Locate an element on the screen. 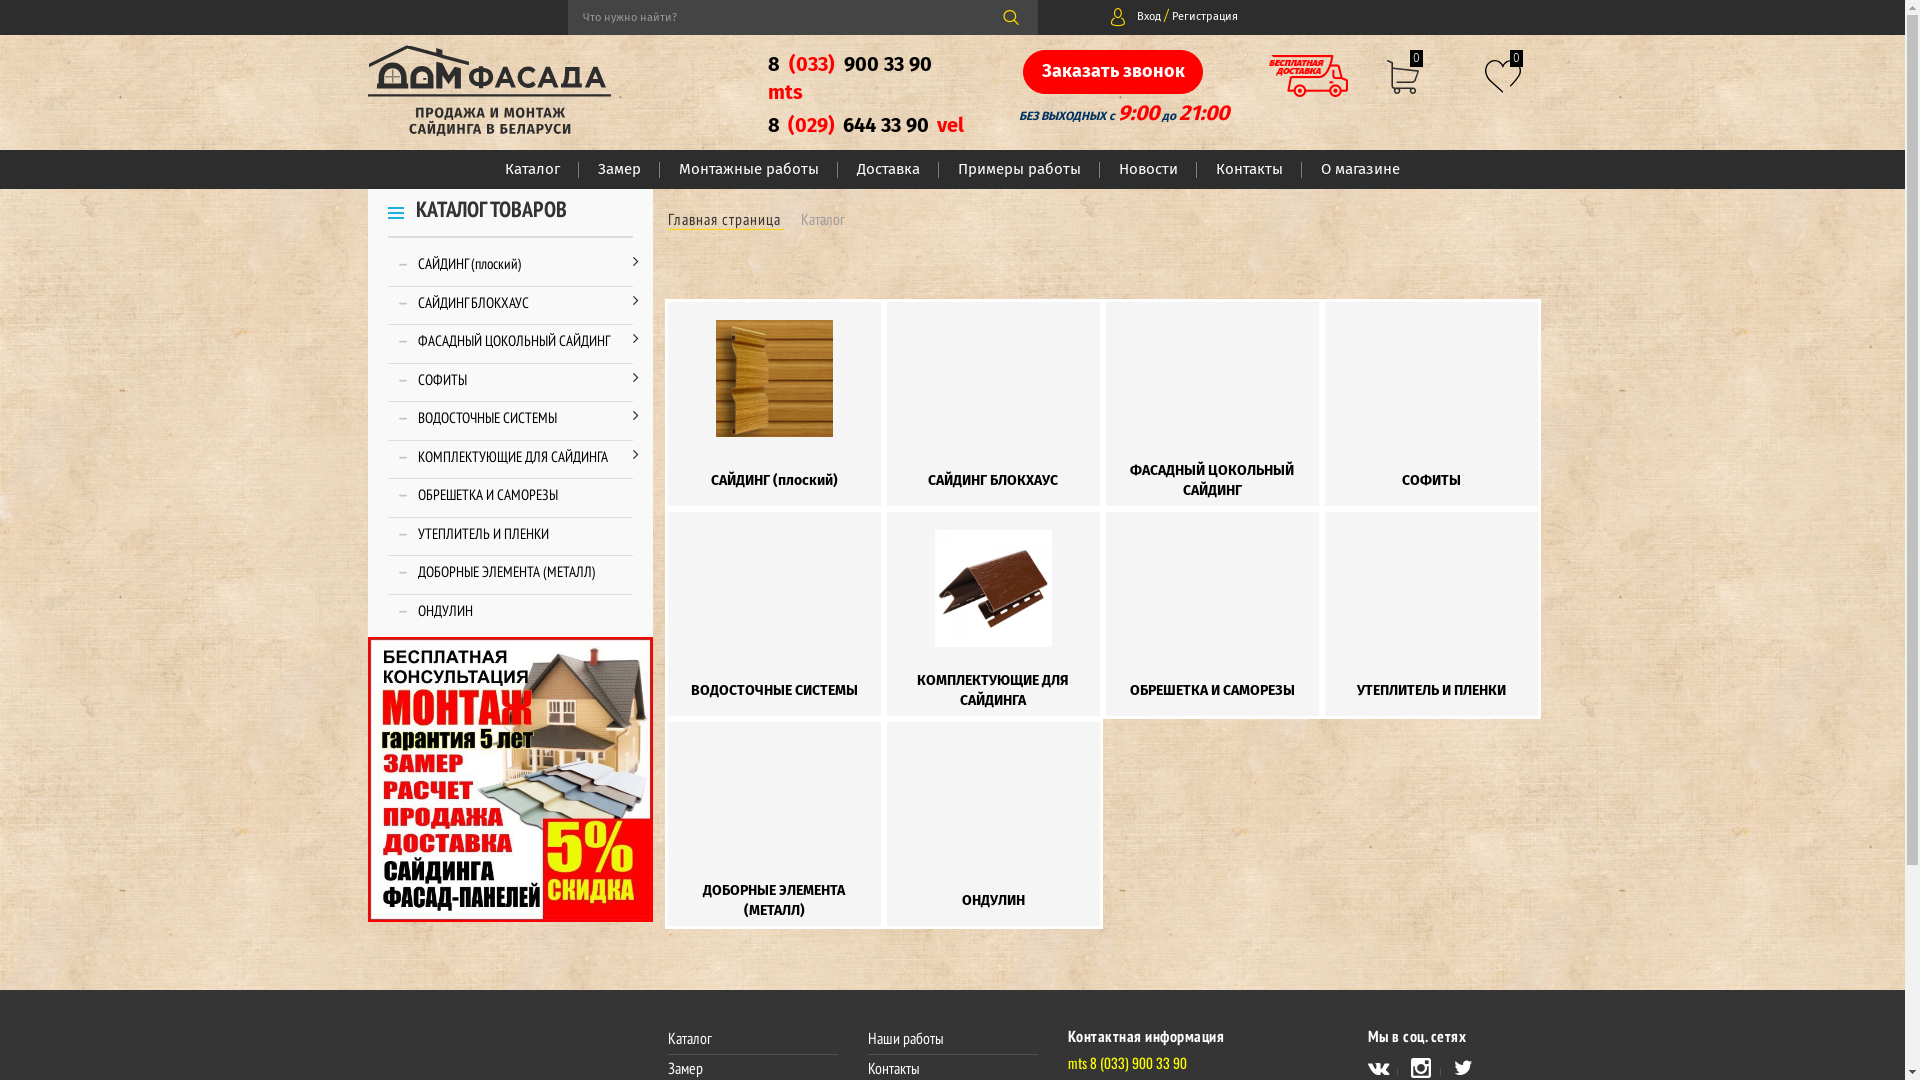 Image resolution: width=1920 pixels, height=1080 pixels. '8  (033)  900 33 90 mts' is located at coordinates (868, 95).